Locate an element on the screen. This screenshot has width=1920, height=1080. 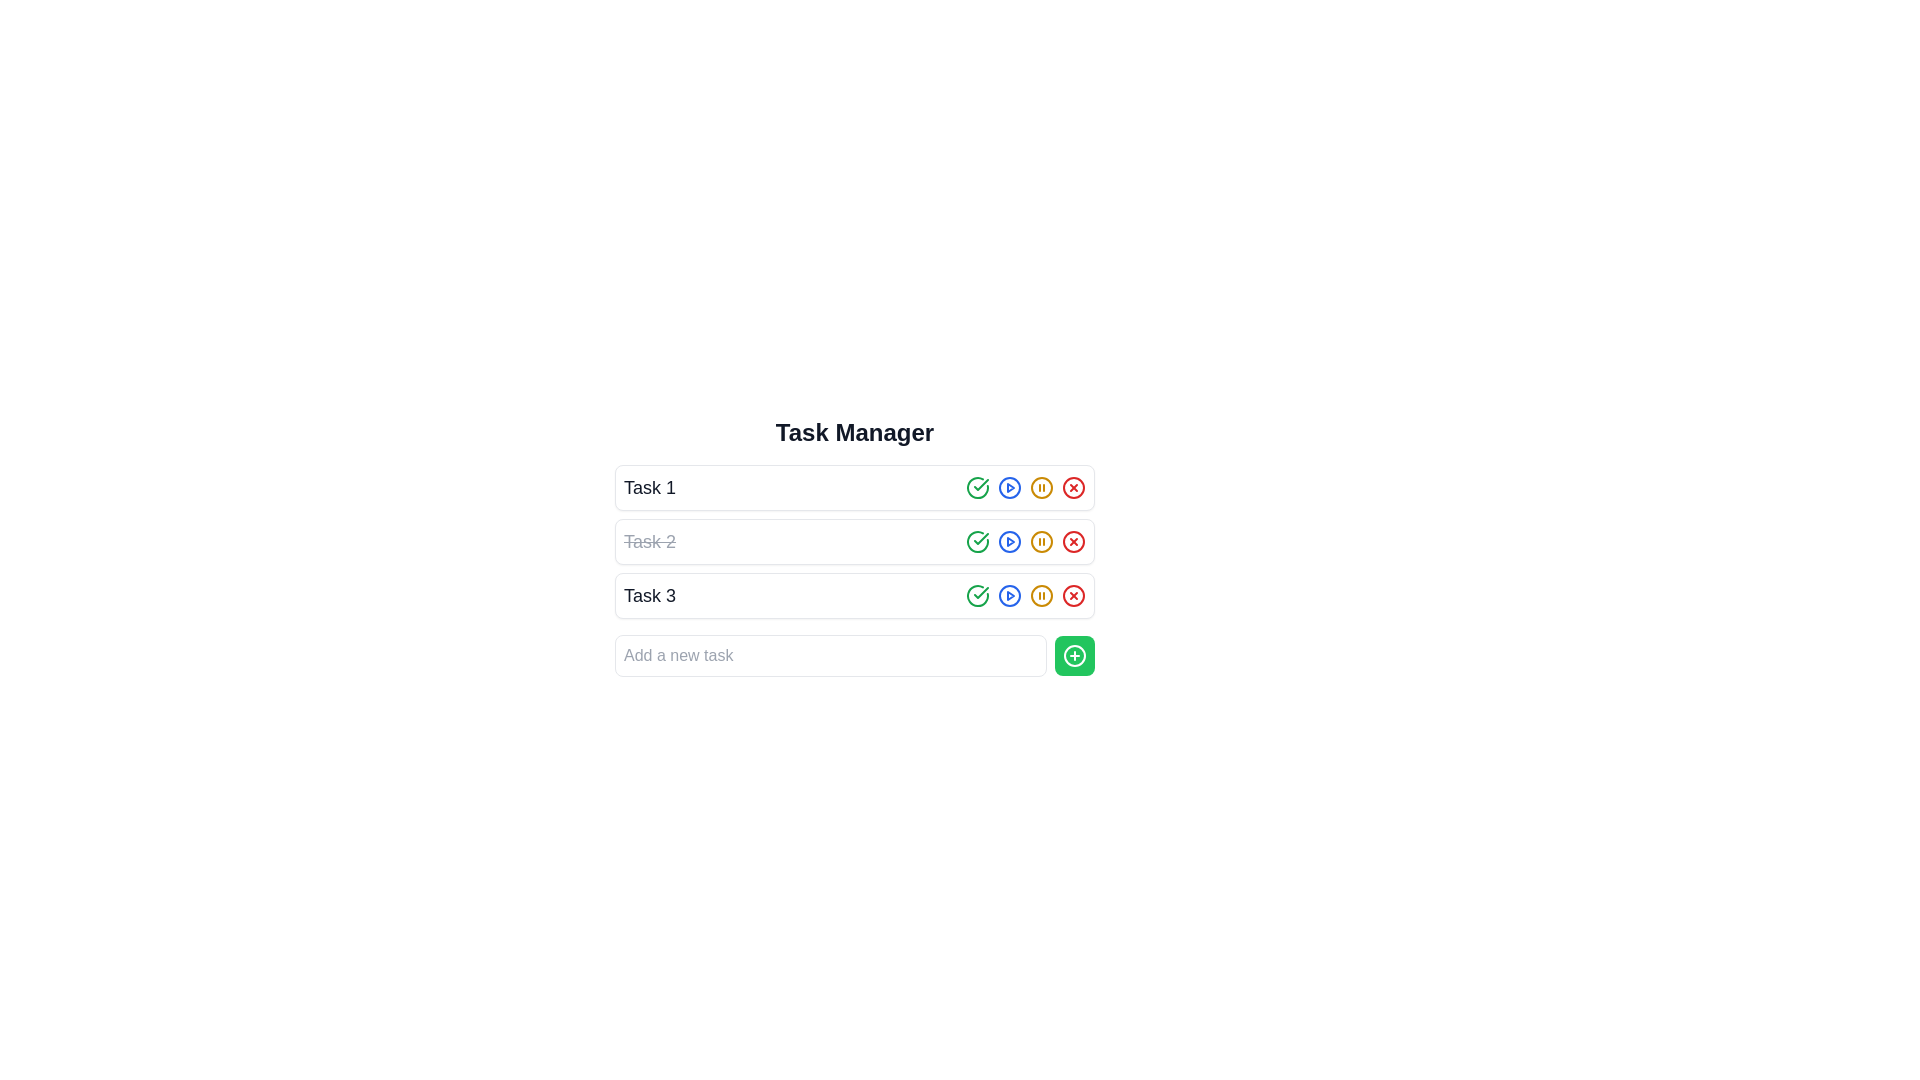
the delete button icon for 'Task 2' is located at coordinates (1073, 542).